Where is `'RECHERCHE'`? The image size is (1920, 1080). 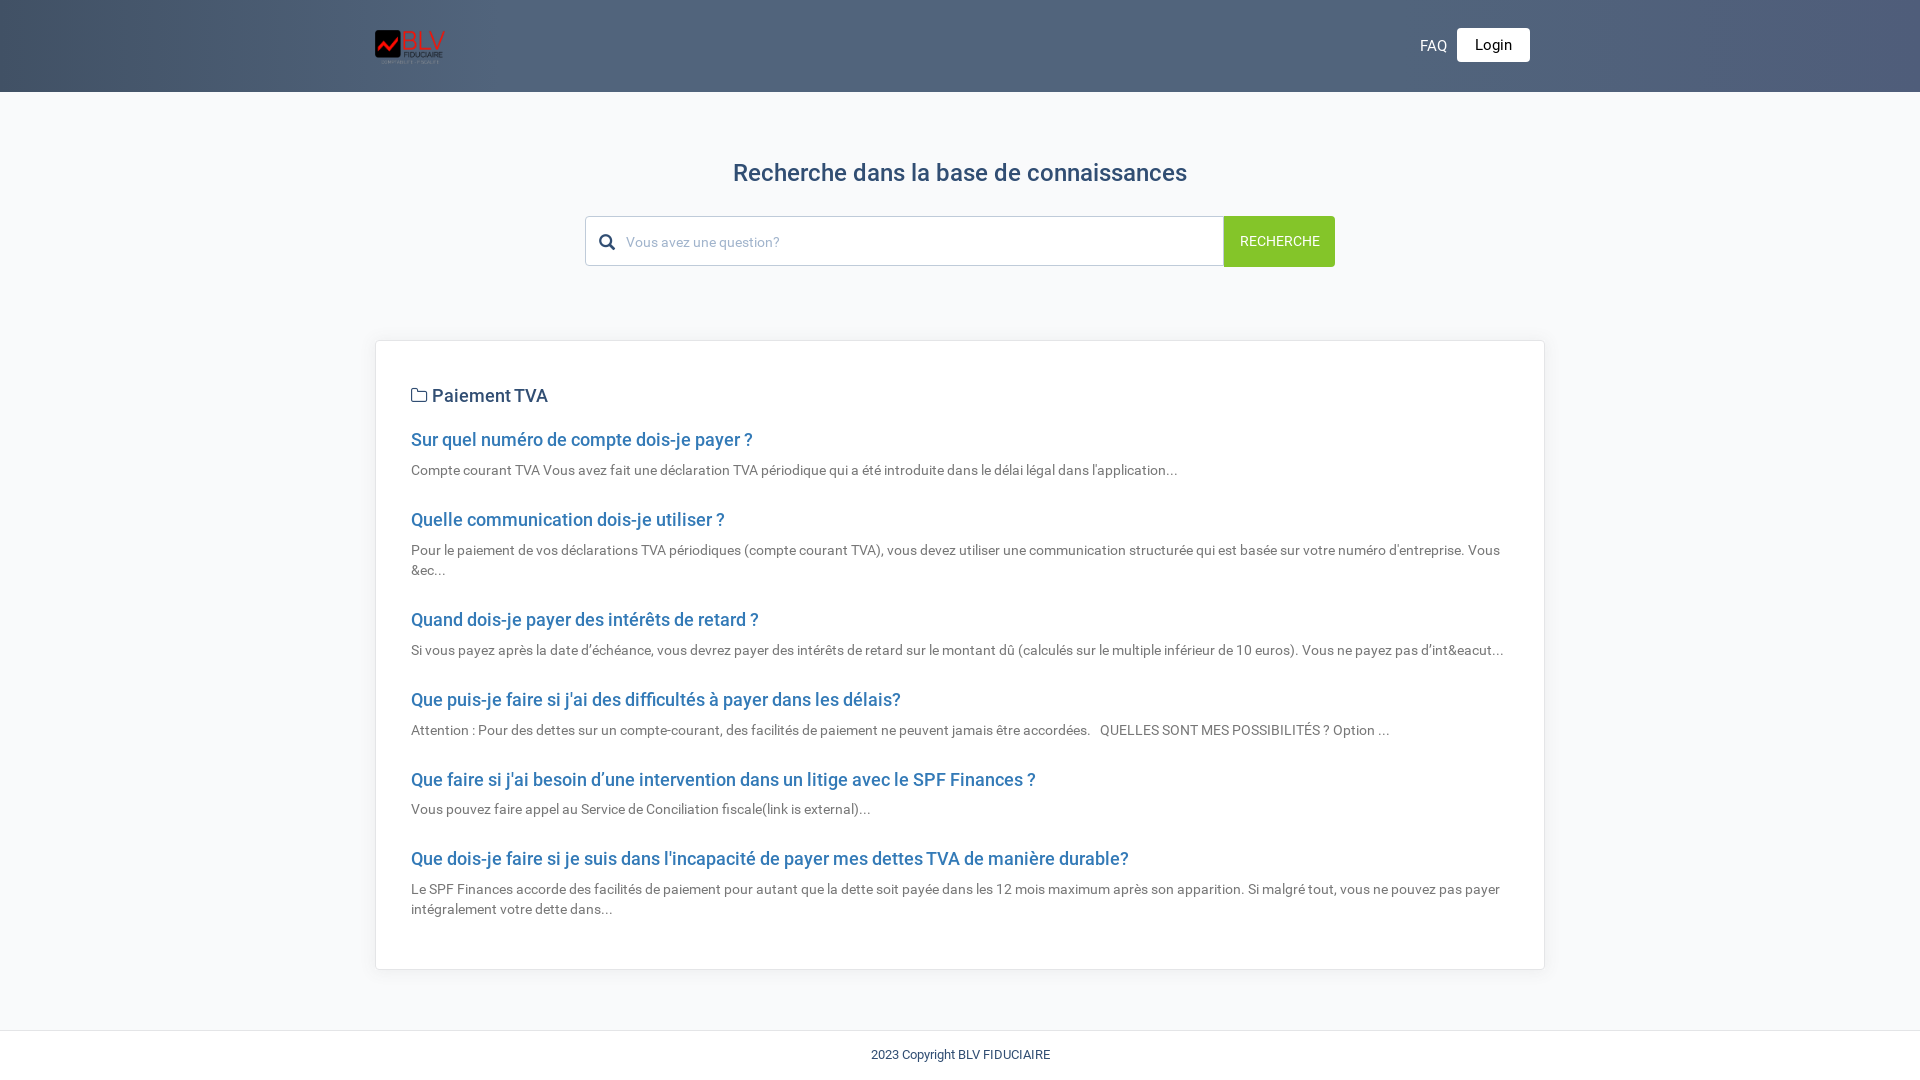
'RECHERCHE' is located at coordinates (1278, 239).